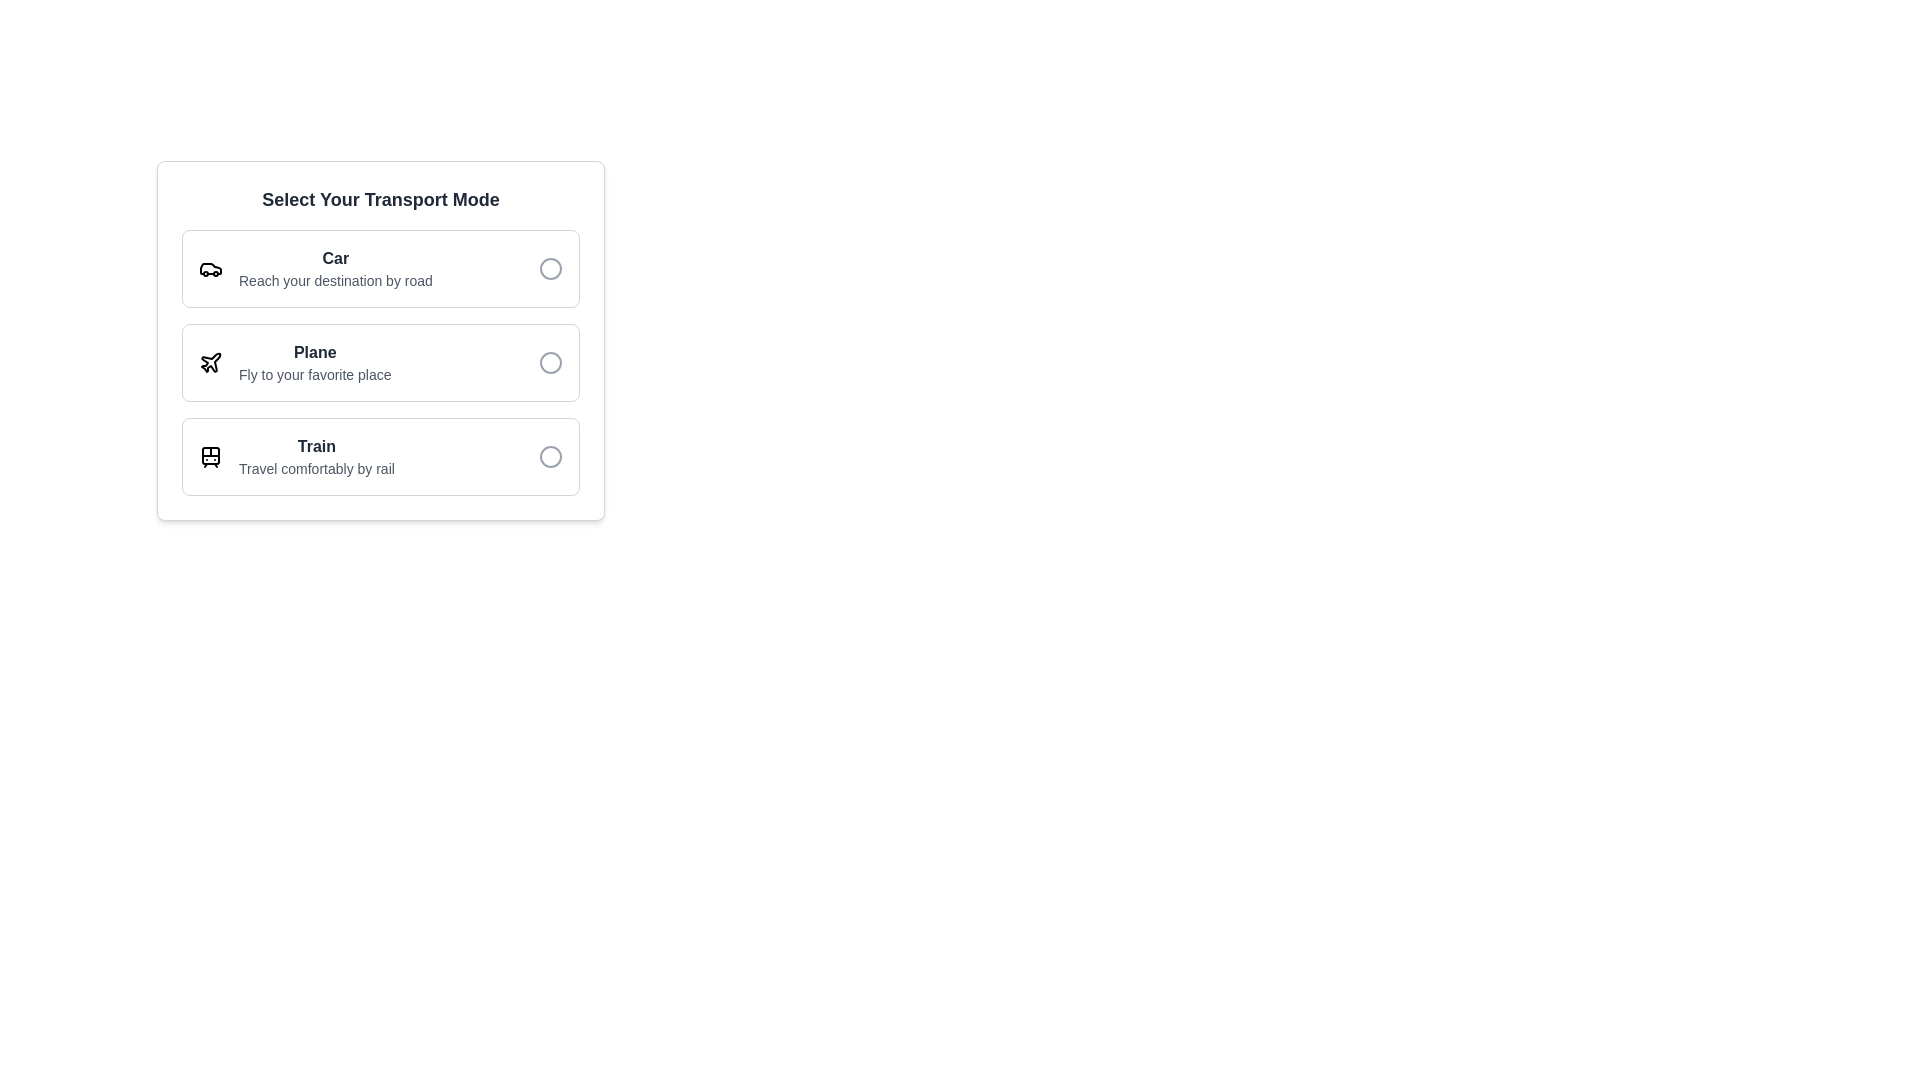 The height and width of the screenshot is (1080, 1920). Describe the element at coordinates (315, 469) in the screenshot. I see `the descriptive text label for the transport mode 'Train', located directly under the 'Train' label and to the right of the train icon in the 'Select Your Transport Mode' options card` at that location.